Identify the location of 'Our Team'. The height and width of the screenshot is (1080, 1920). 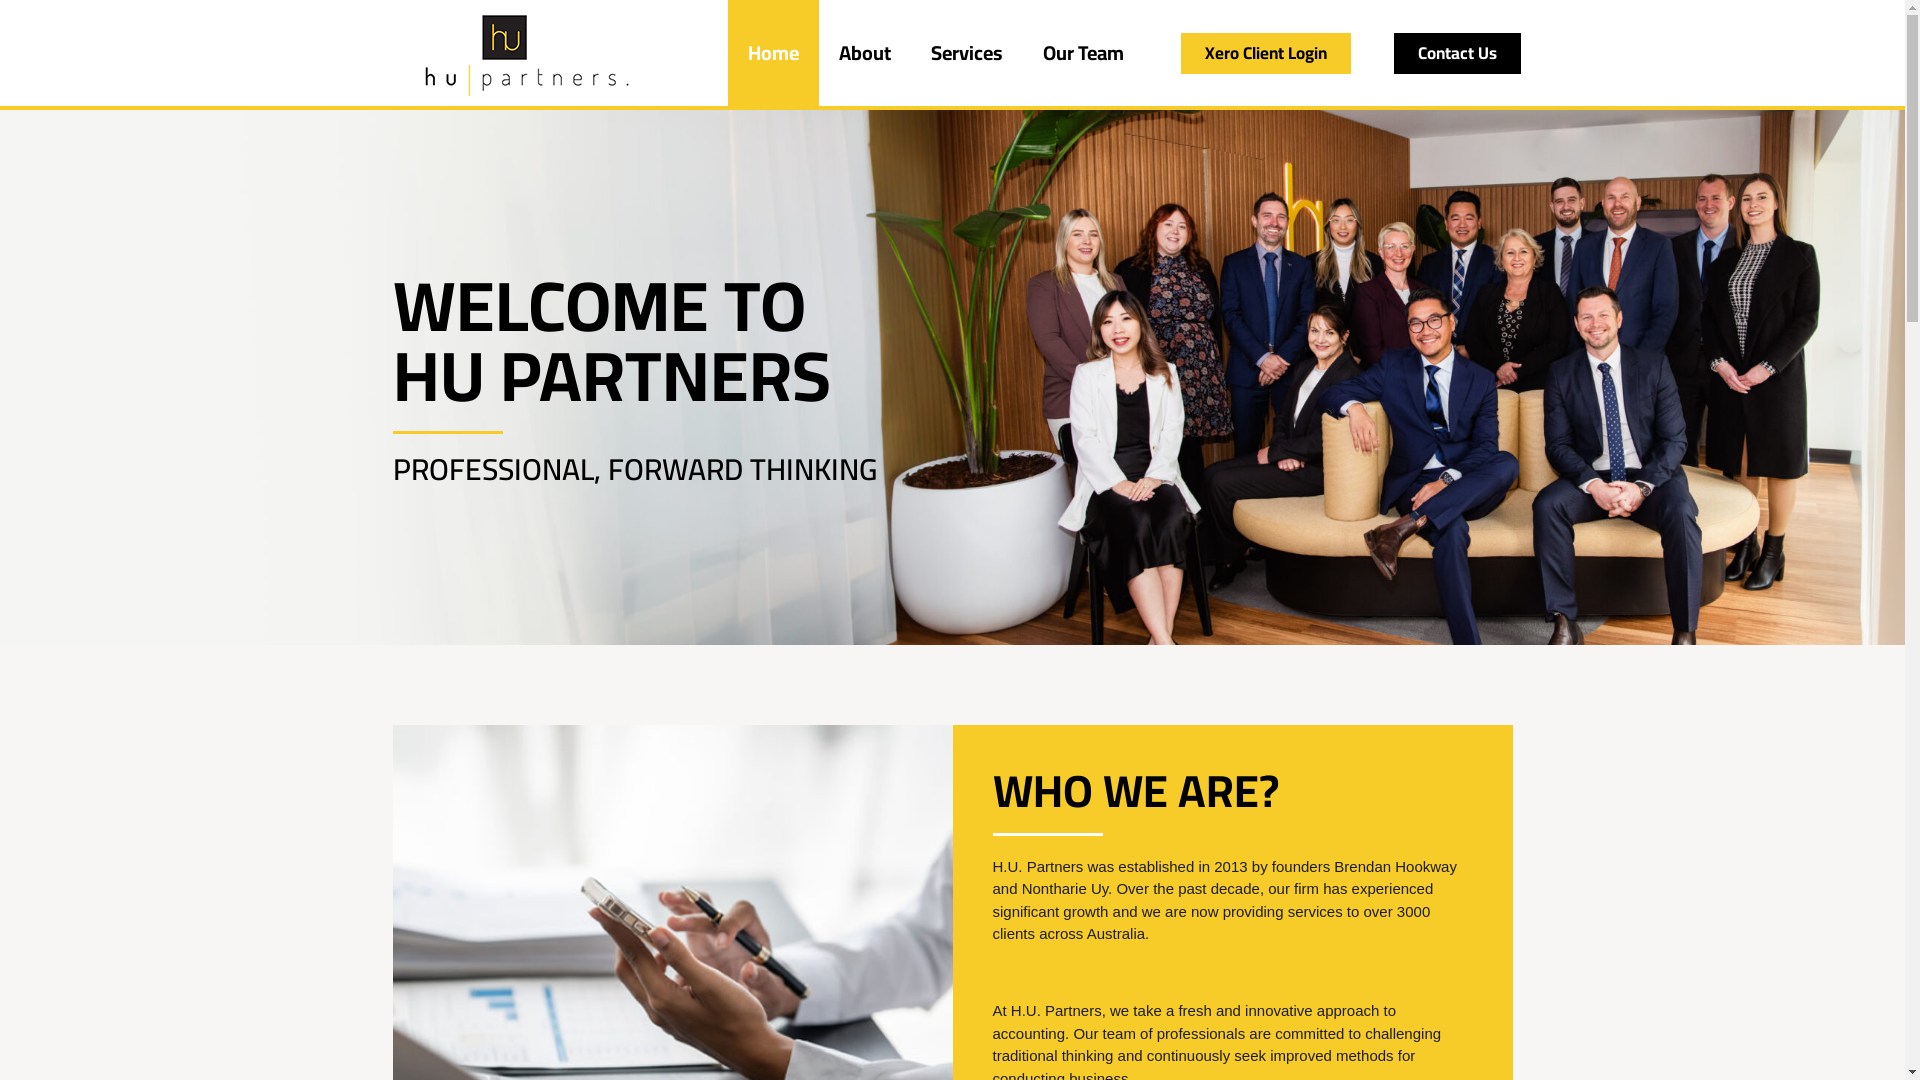
(1022, 52).